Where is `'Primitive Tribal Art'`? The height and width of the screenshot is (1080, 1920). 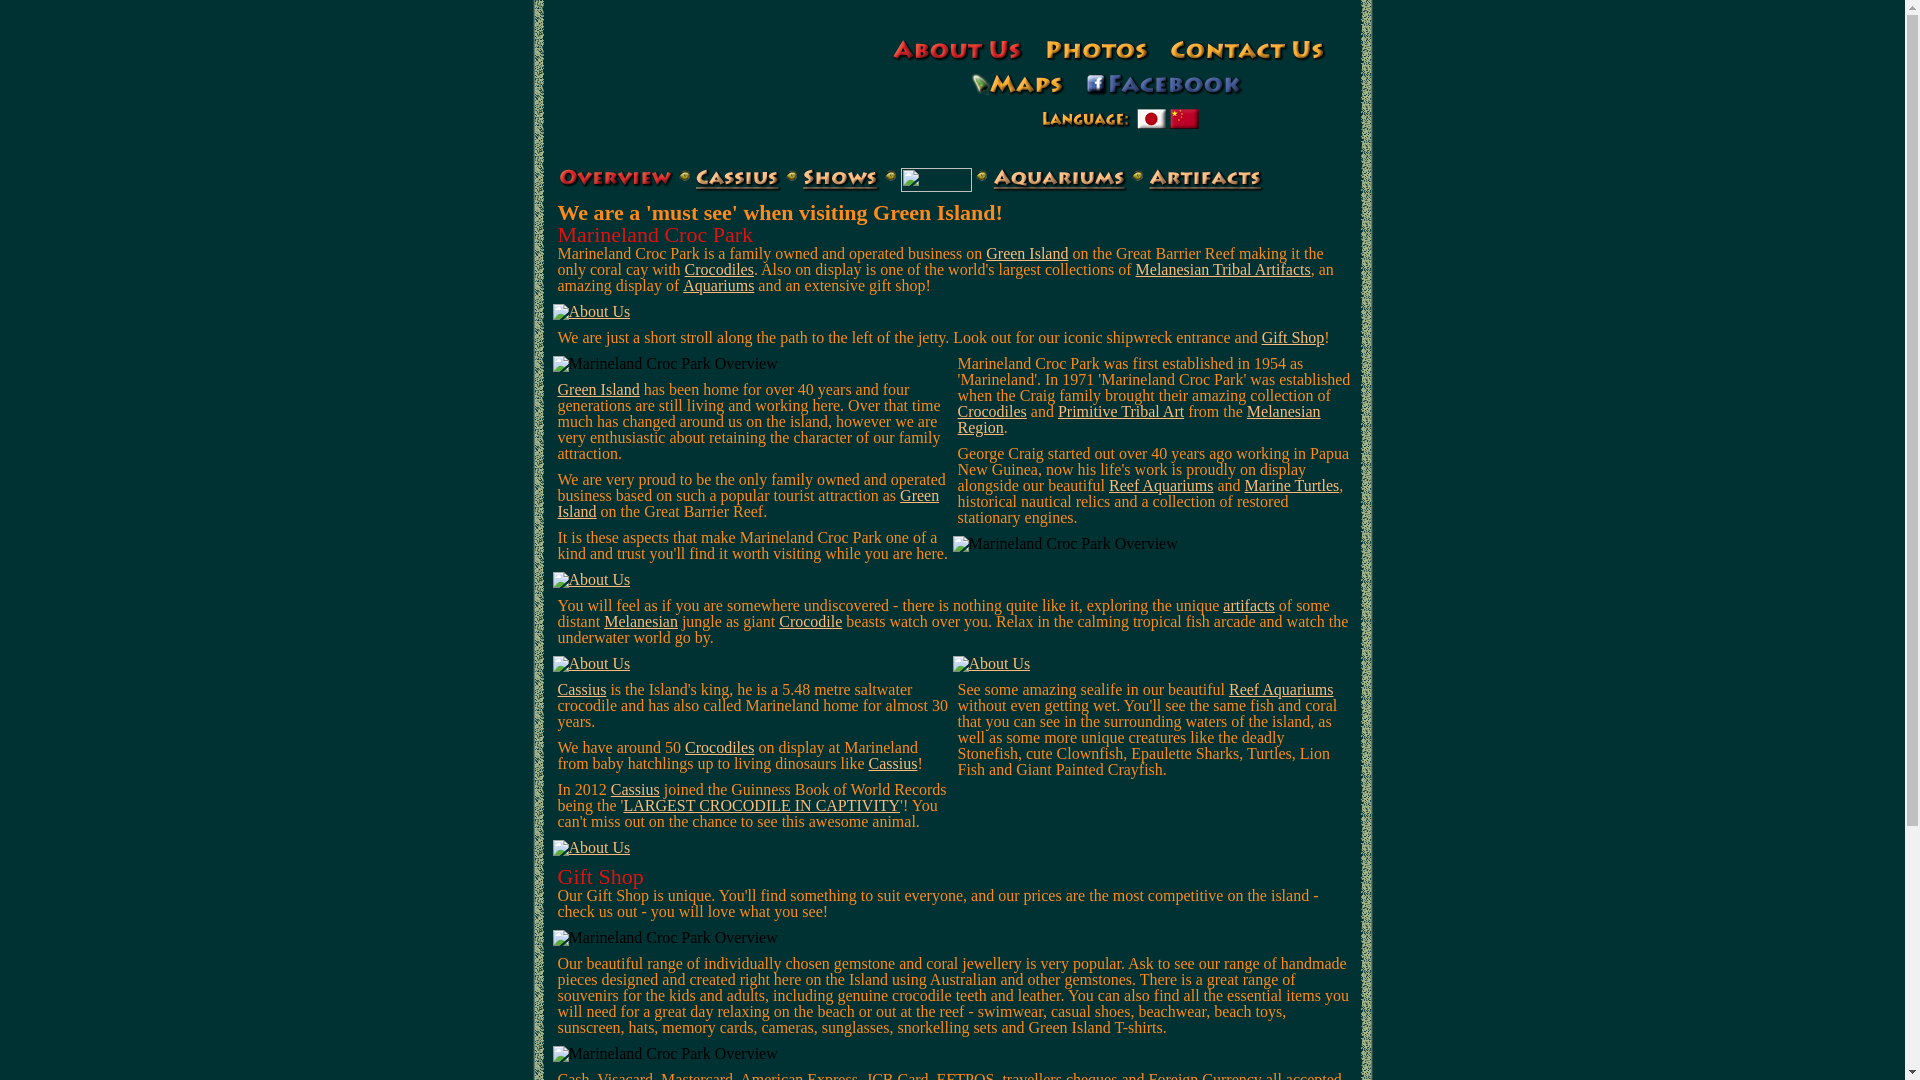
'Primitive Tribal Art' is located at coordinates (1121, 410).